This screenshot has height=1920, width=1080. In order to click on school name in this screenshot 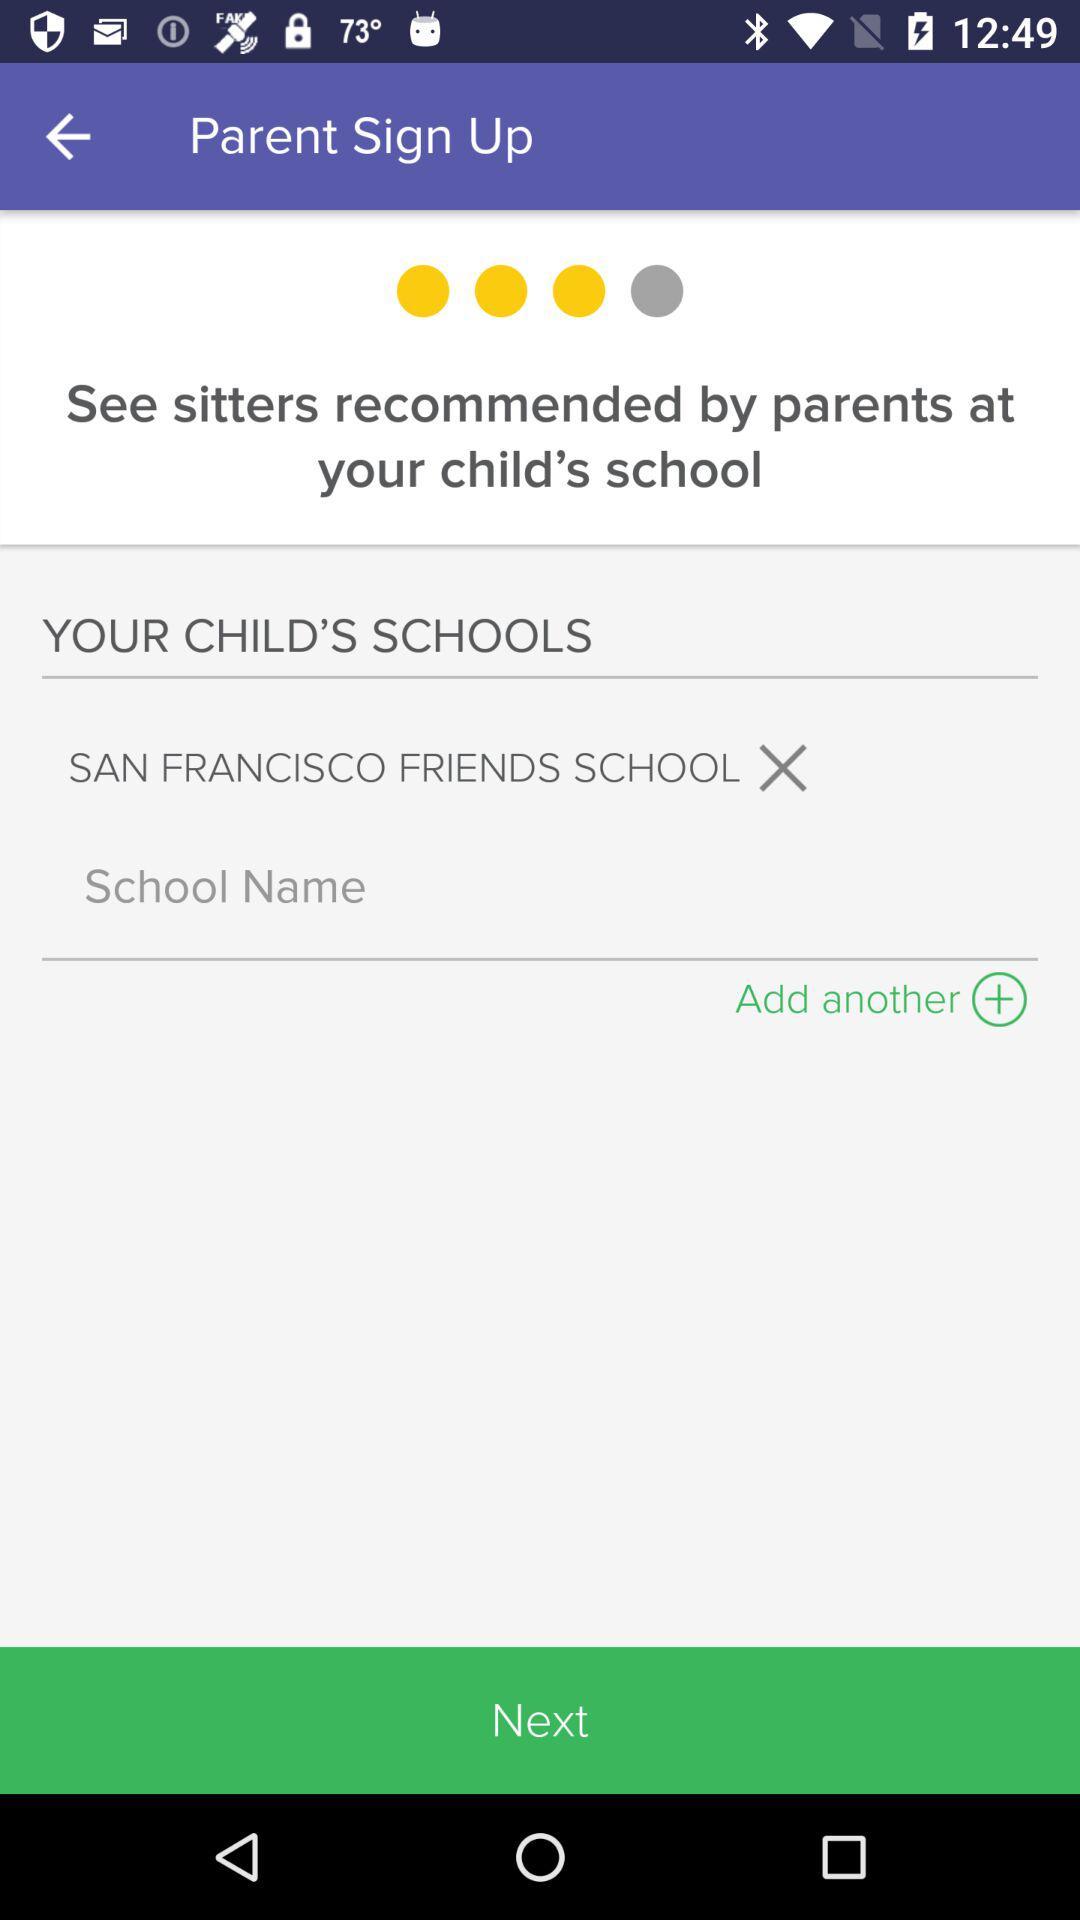, I will do `click(540, 885)`.